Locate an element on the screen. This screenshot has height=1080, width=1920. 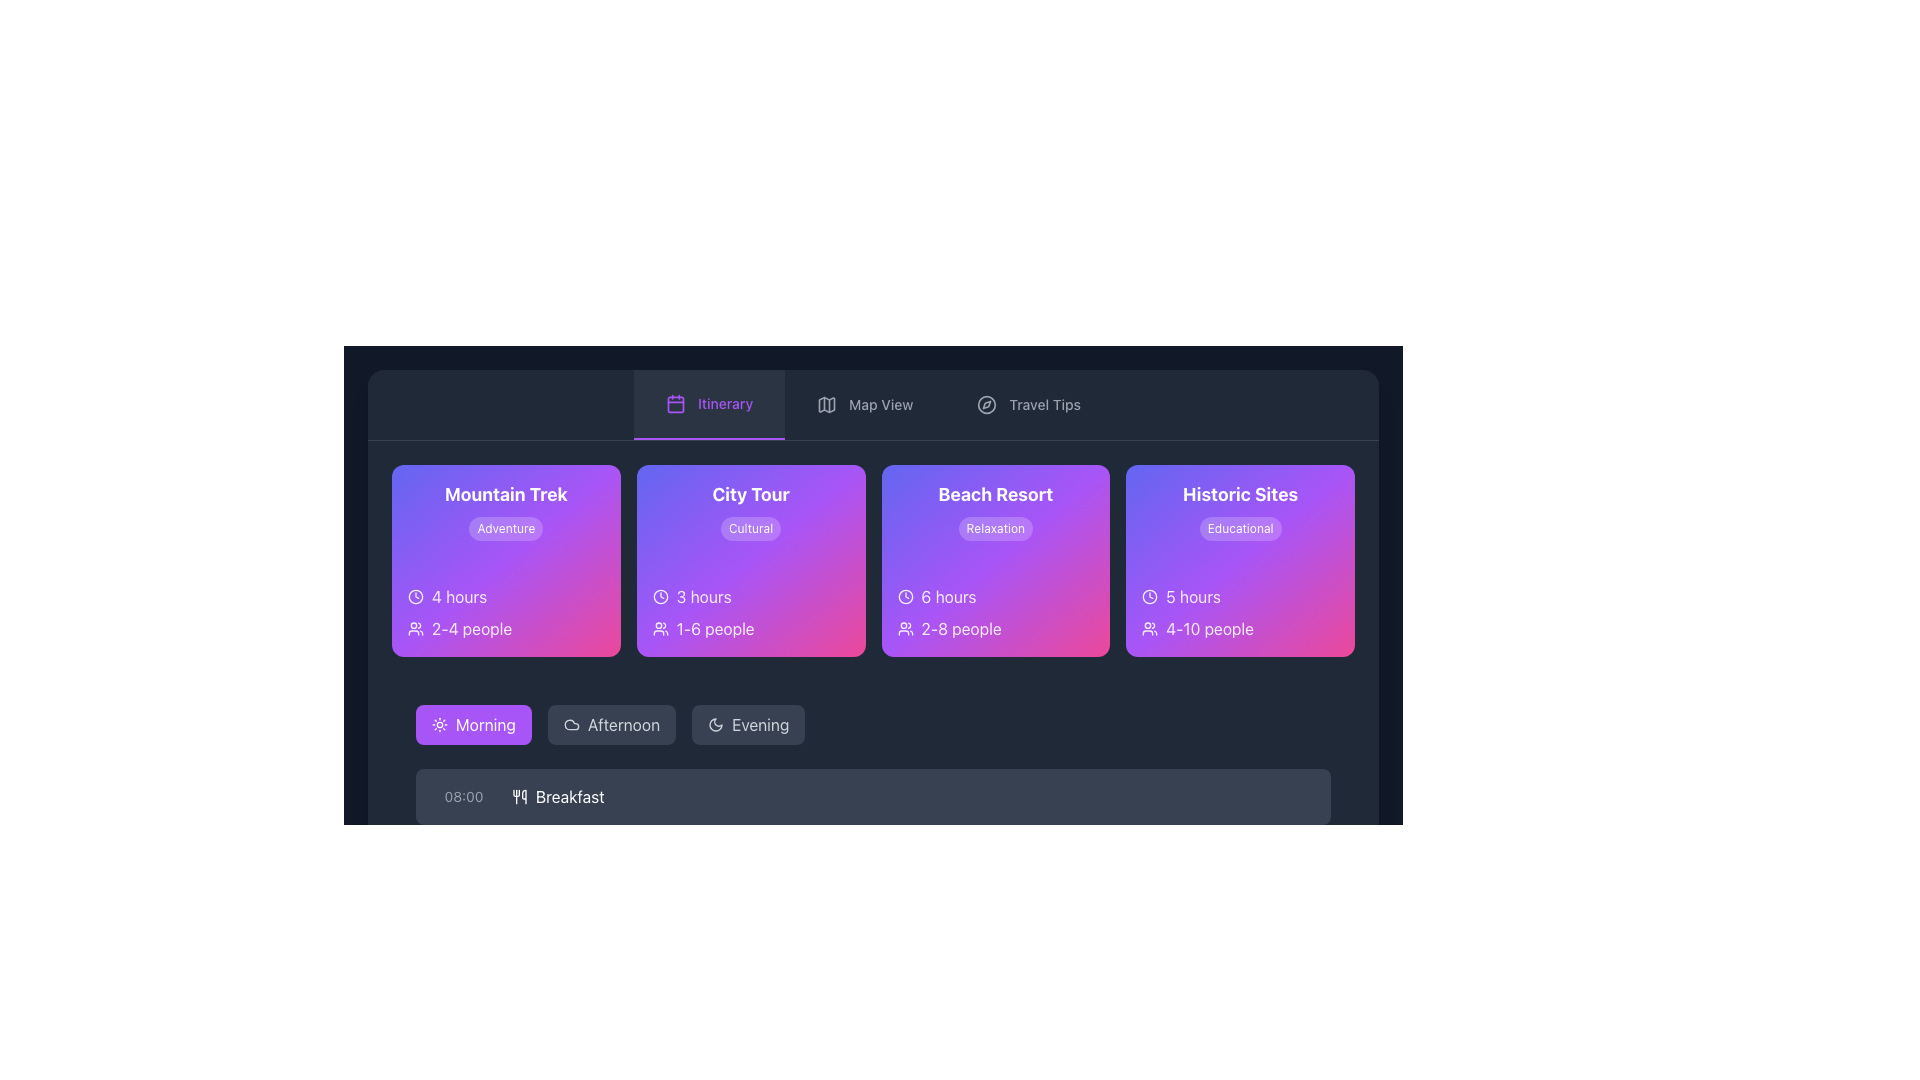
the icon depicting a group of people, which is styled in a minimalistic outline design and located in the '1-6 people' text section of the 'City Tour' card is located at coordinates (660, 627).